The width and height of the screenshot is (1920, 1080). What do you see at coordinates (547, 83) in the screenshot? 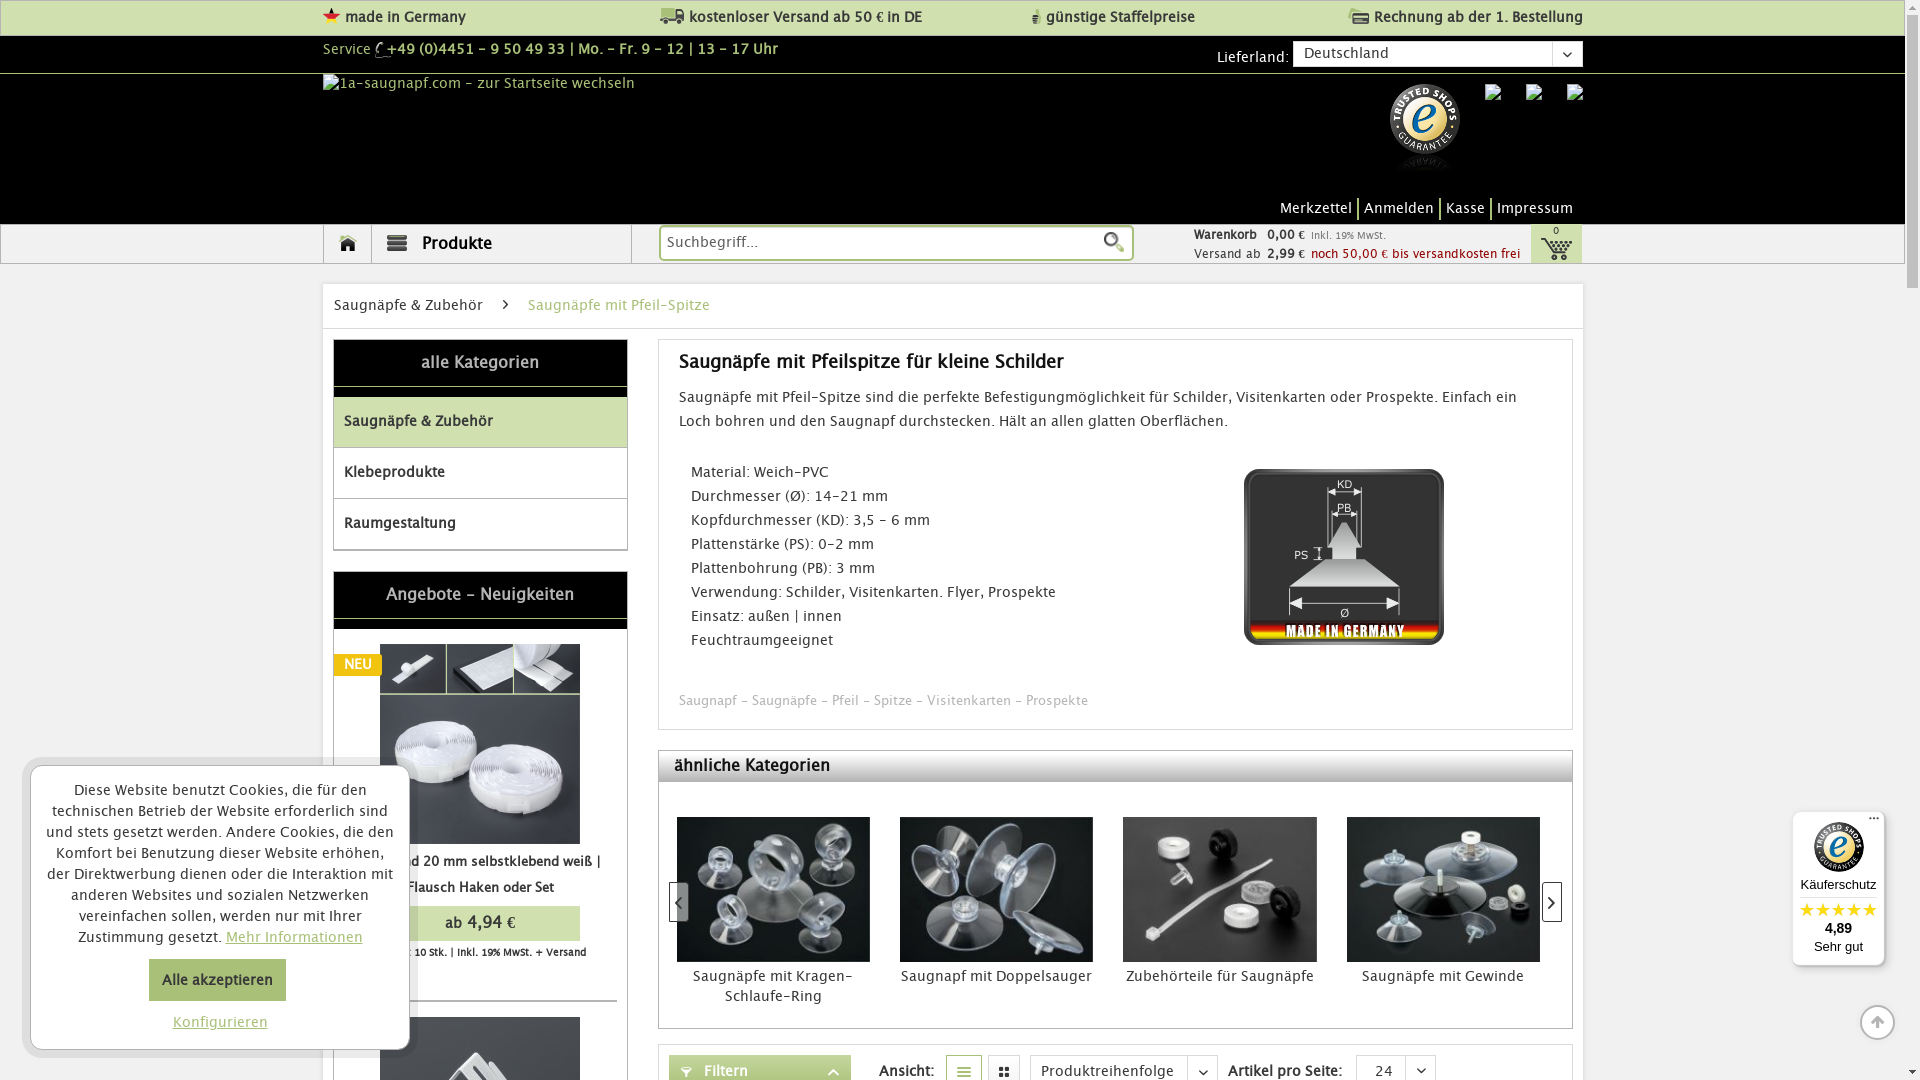
I see `'1a-saugnapf.com - zur Startseite wechseln'` at bounding box center [547, 83].